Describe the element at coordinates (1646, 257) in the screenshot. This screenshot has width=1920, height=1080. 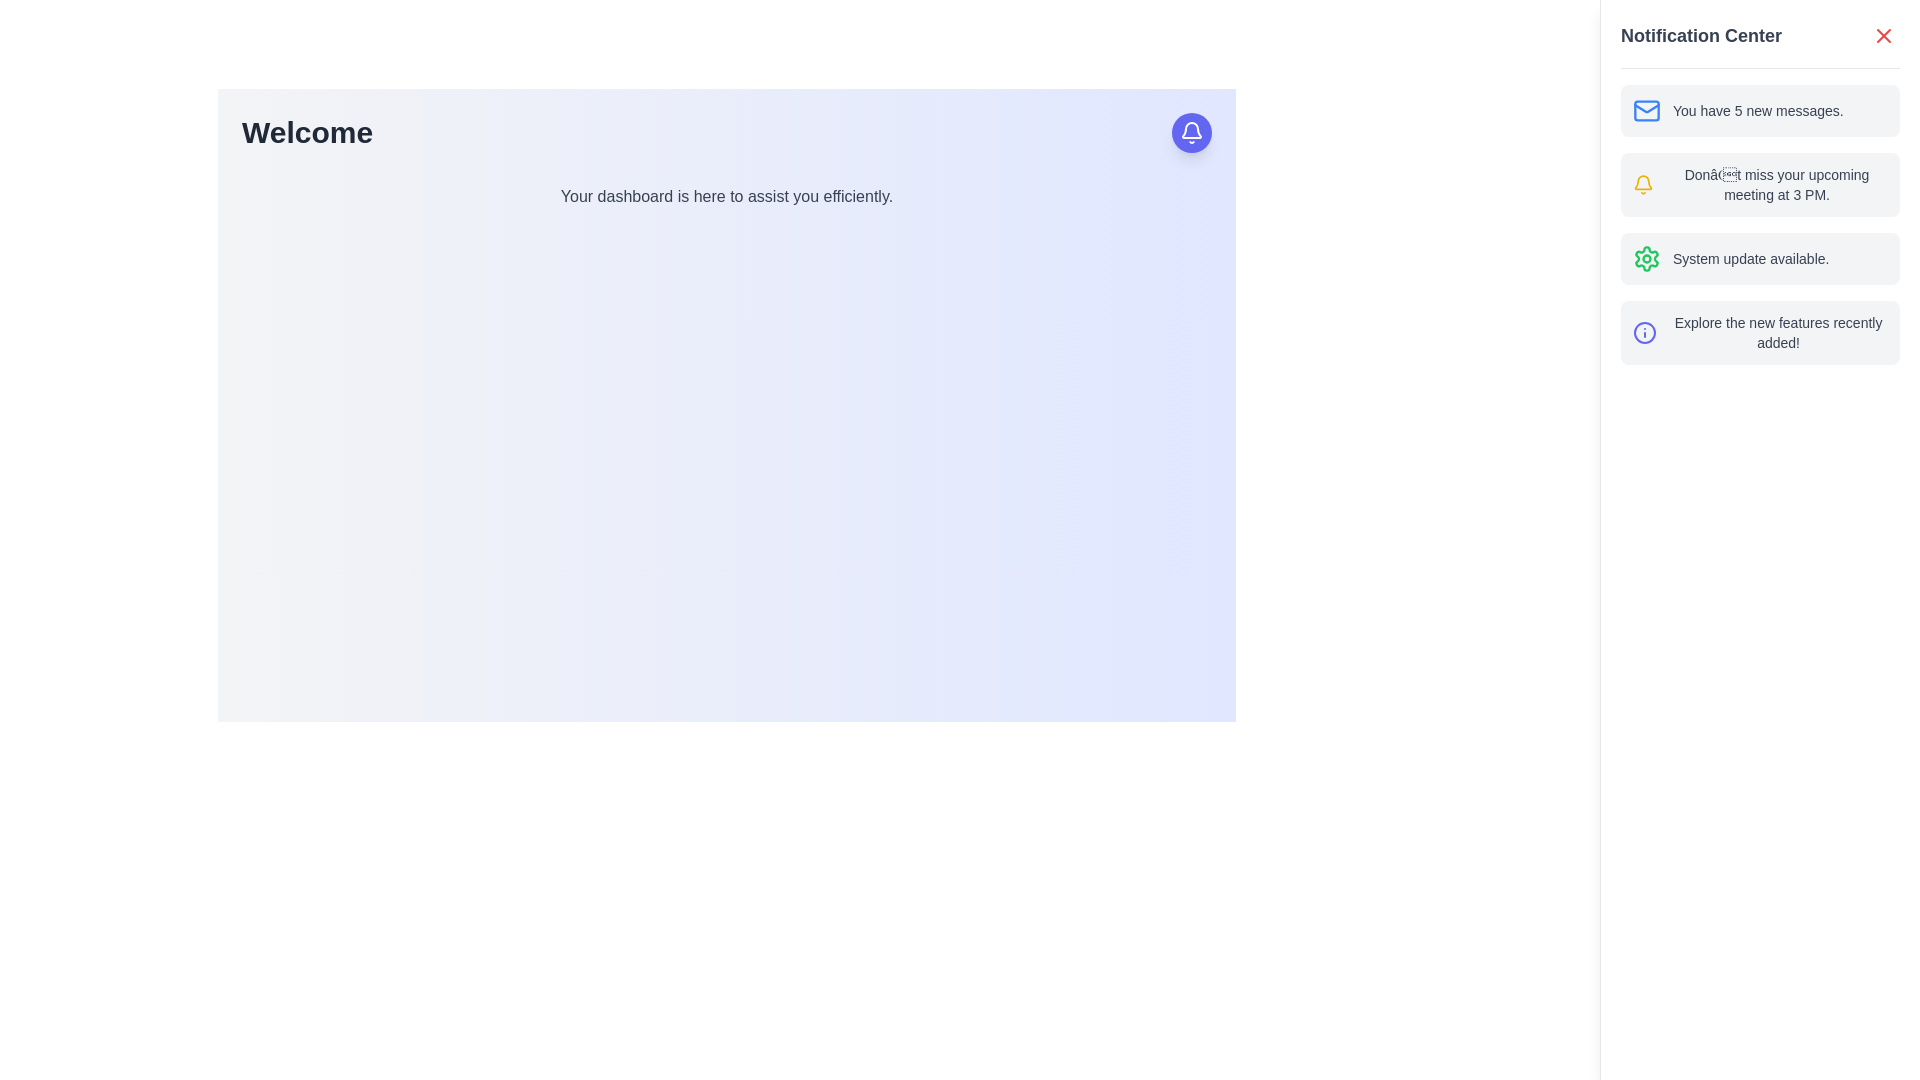
I see `the cogwheel icon with a green outline` at that location.